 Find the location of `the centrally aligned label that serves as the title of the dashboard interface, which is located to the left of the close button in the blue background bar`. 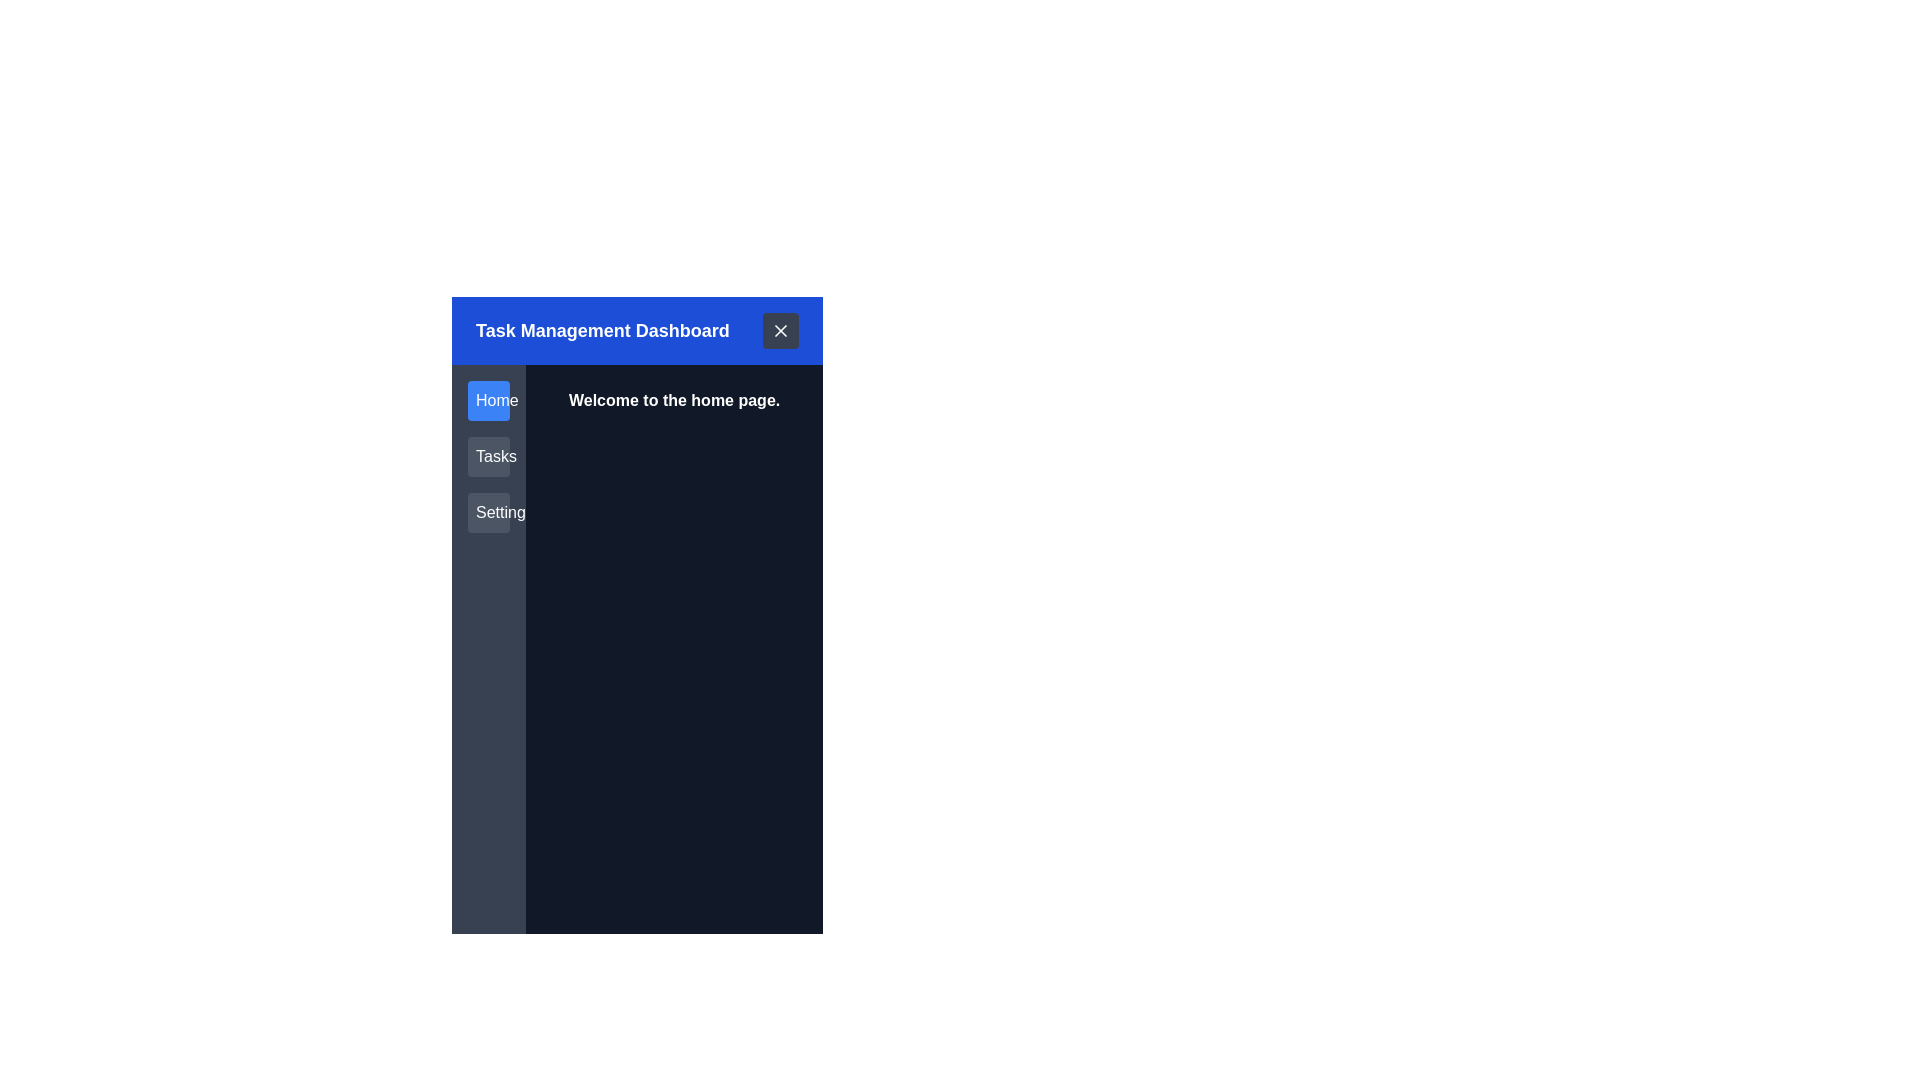

the centrally aligned label that serves as the title of the dashboard interface, which is located to the left of the close button in the blue background bar is located at coordinates (601, 330).